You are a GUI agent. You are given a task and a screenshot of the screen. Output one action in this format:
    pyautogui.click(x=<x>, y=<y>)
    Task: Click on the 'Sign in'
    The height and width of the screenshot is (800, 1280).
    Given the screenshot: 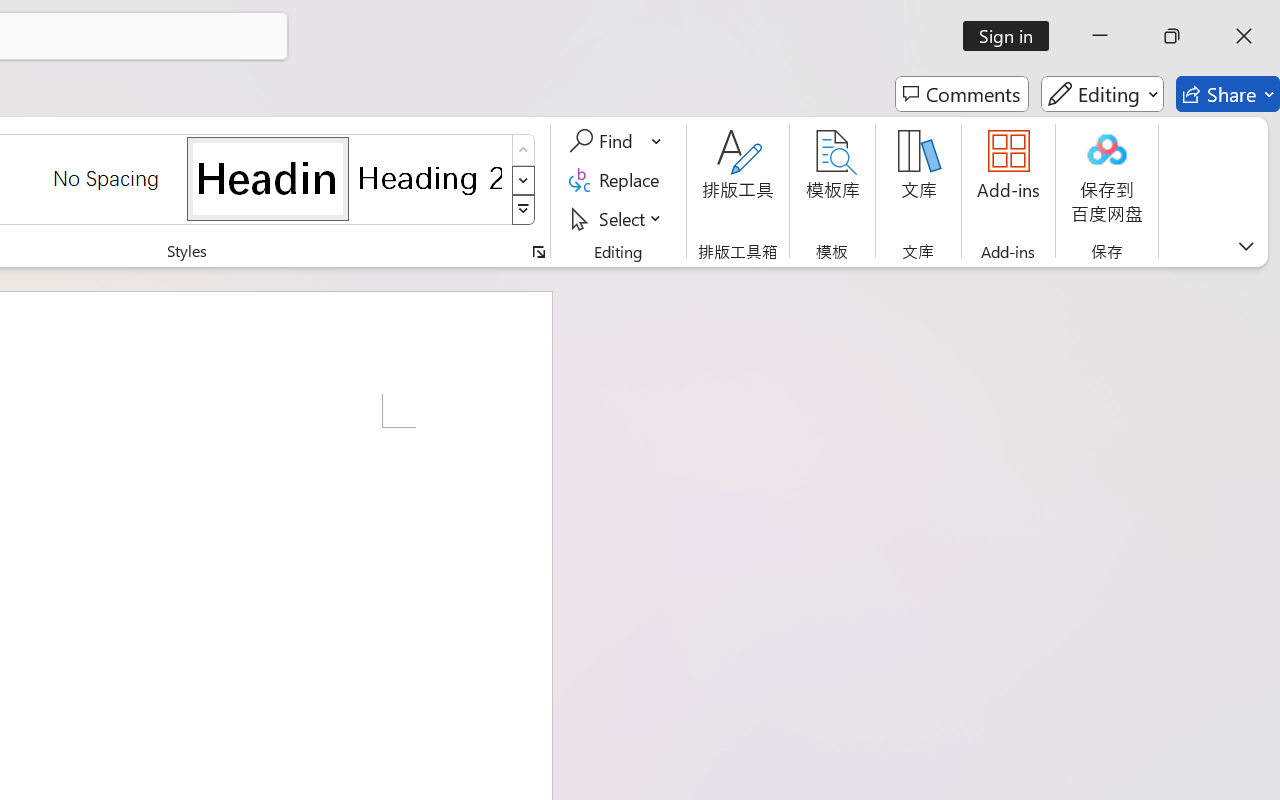 What is the action you would take?
    pyautogui.click(x=1013, y=35)
    